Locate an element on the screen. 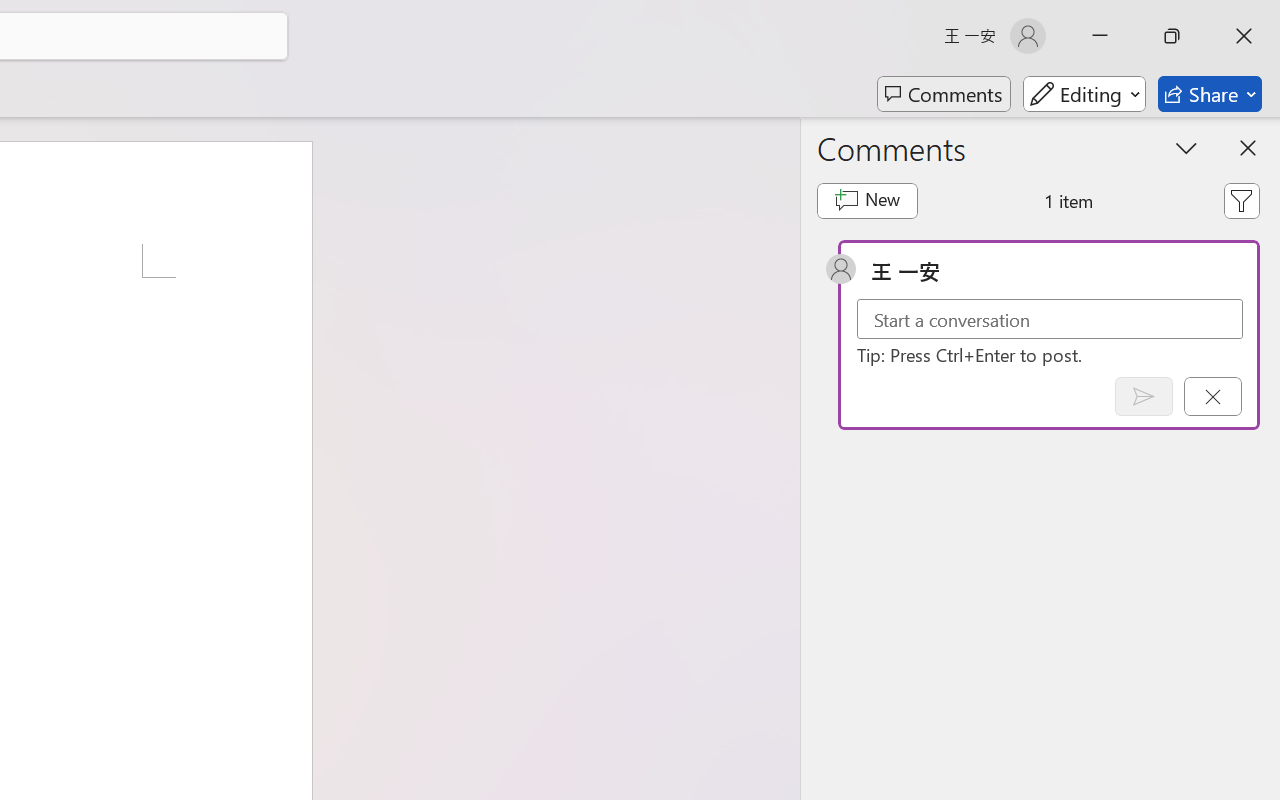  'New comment' is located at coordinates (867, 201).